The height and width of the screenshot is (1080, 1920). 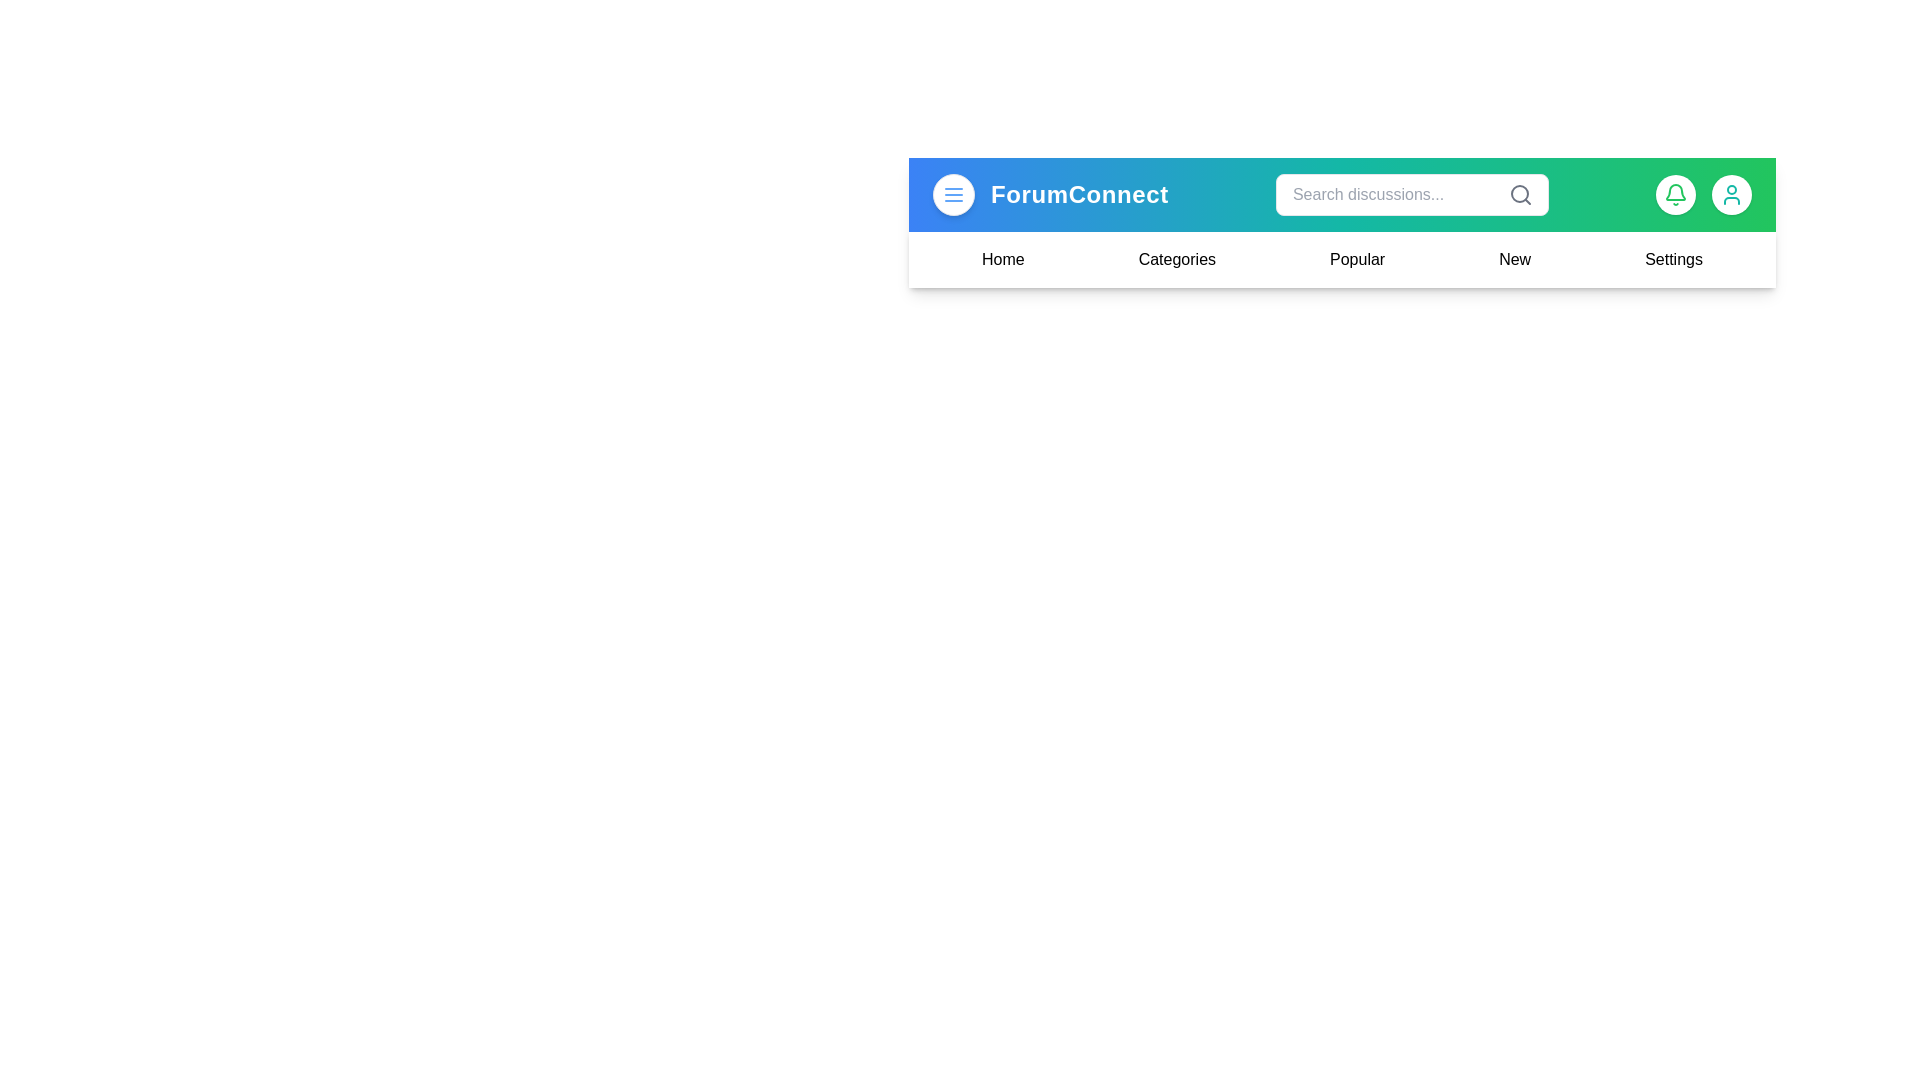 What do you see at coordinates (1515, 258) in the screenshot?
I see `the navigation option New from the menu` at bounding box center [1515, 258].